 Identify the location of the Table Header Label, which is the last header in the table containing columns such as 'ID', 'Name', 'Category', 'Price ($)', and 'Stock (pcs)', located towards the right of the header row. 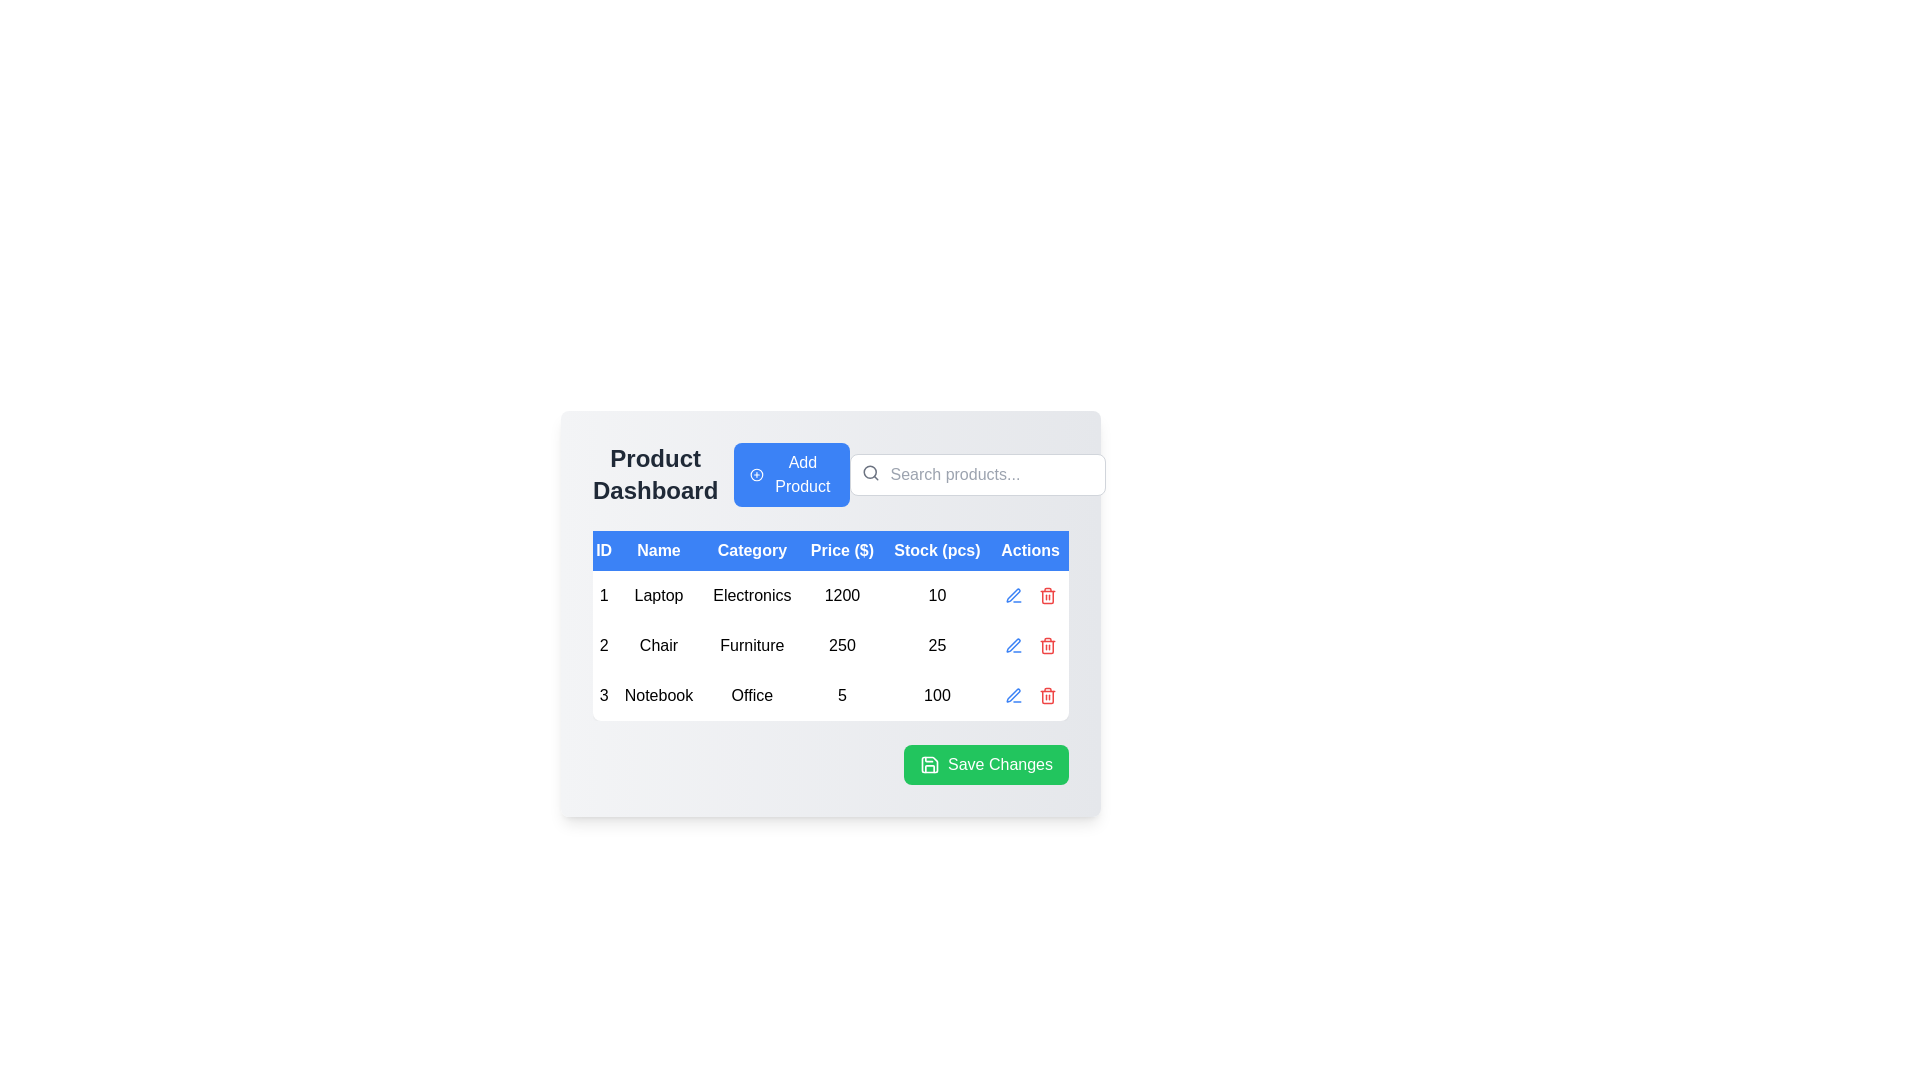
(1030, 551).